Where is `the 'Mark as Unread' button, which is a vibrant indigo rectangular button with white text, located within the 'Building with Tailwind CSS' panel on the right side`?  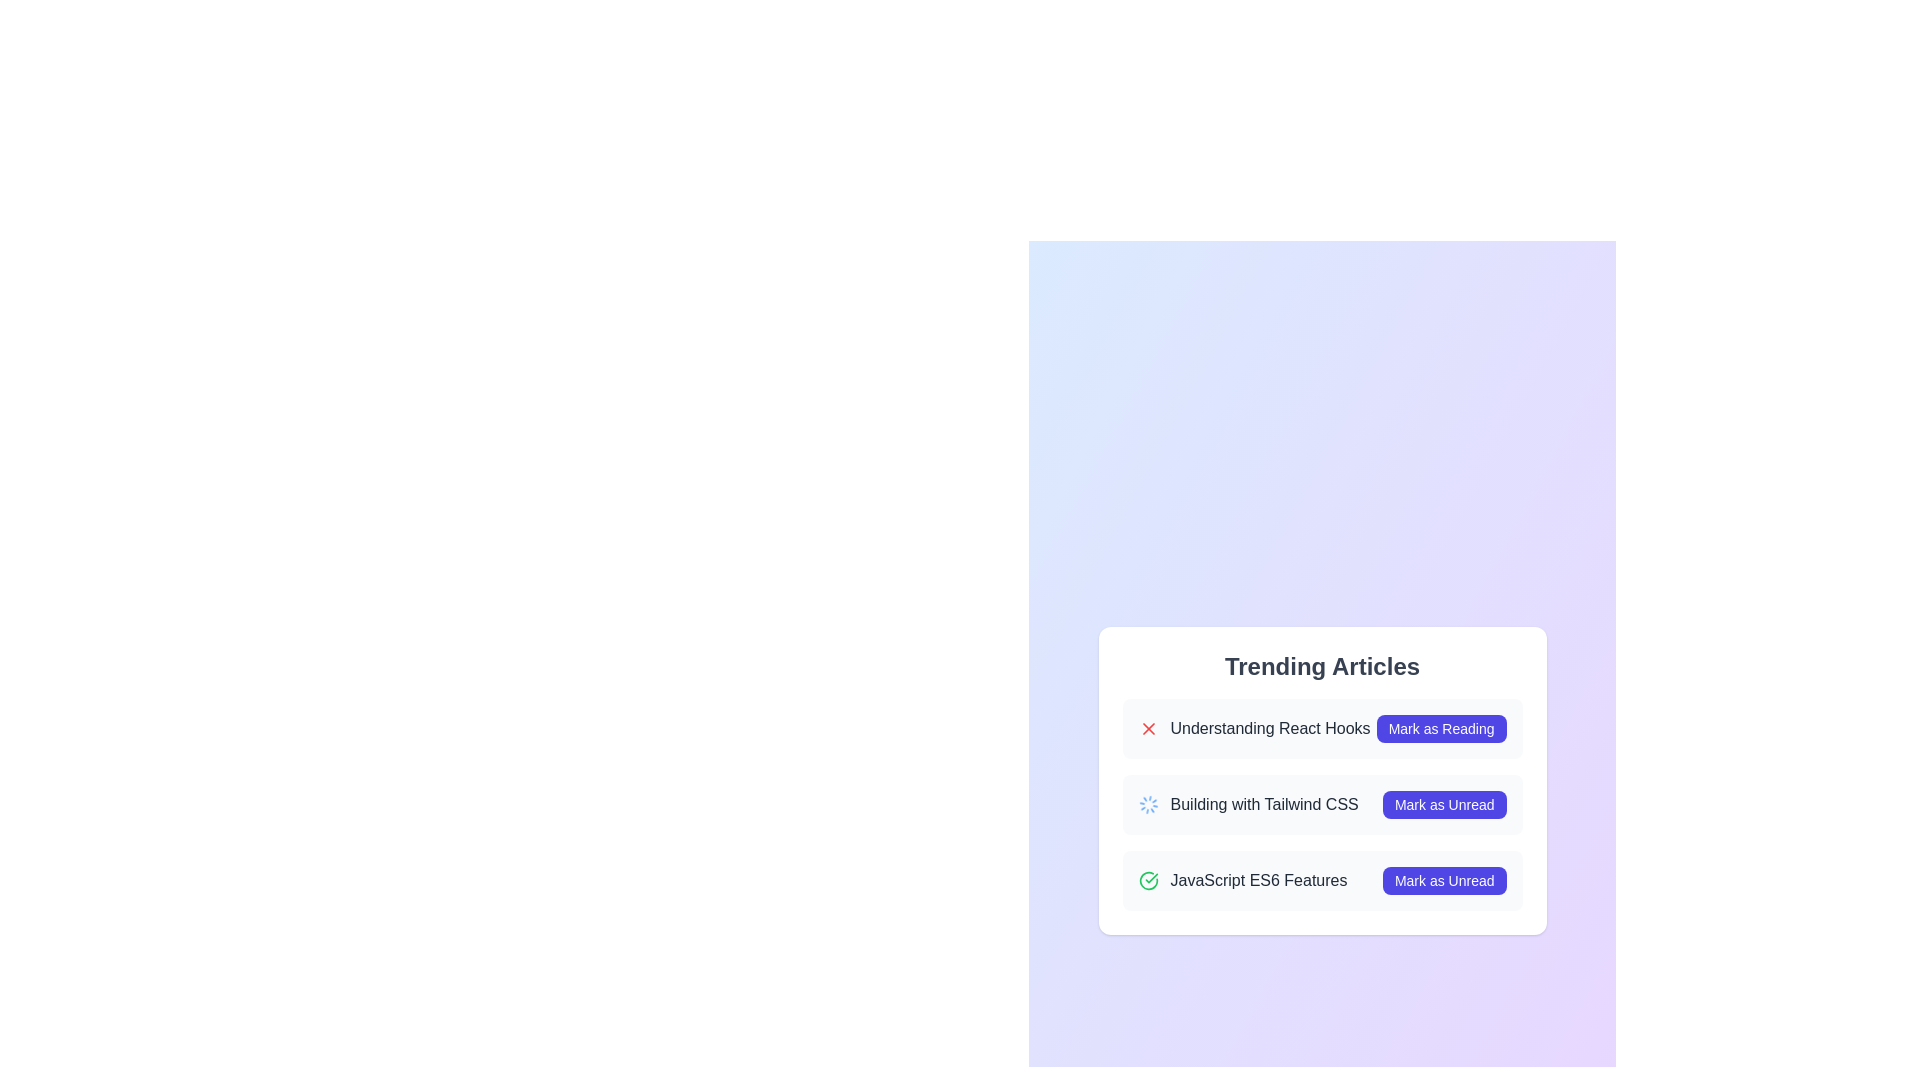
the 'Mark as Unread' button, which is a vibrant indigo rectangular button with white text, located within the 'Building with Tailwind CSS' panel on the right side is located at coordinates (1444, 804).